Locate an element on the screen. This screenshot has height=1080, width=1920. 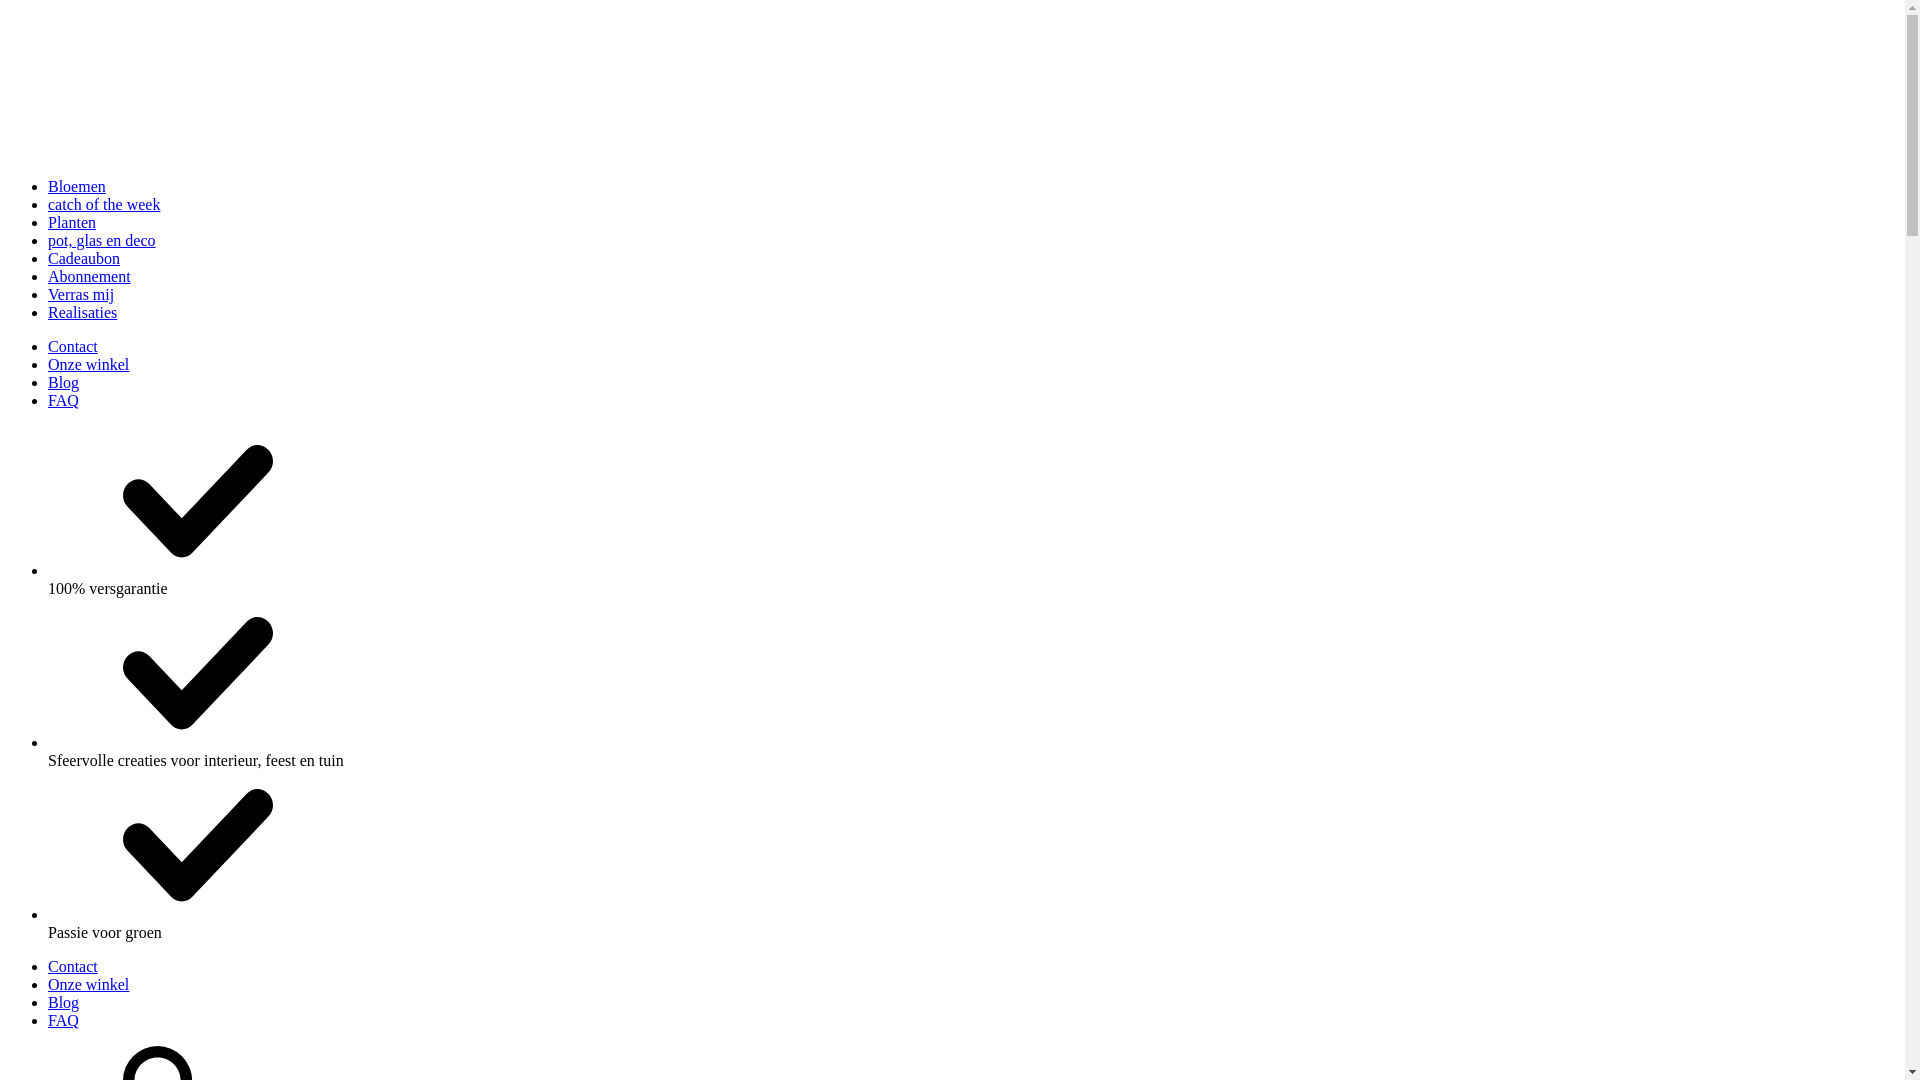
'Verras mij' is located at coordinates (80, 294).